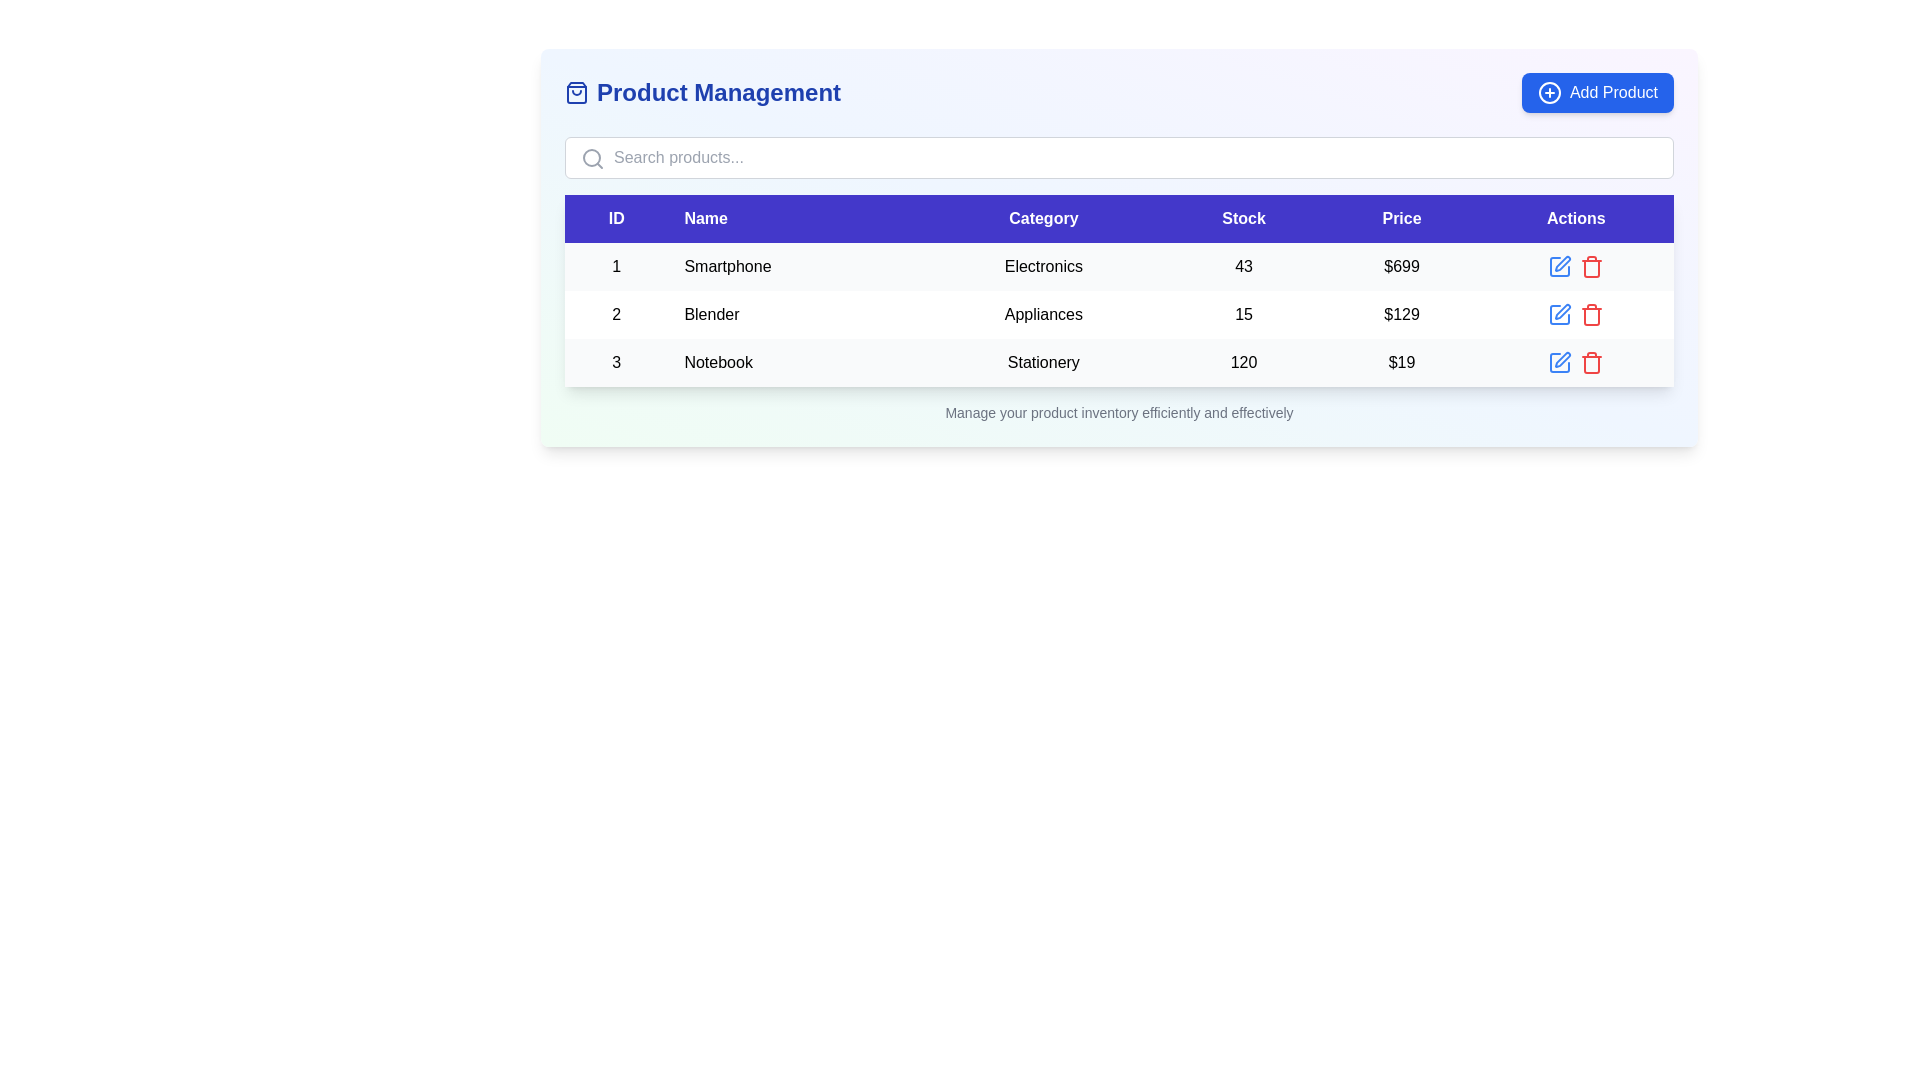 This screenshot has height=1080, width=1920. I want to click on the edit icon in the actions column of the third row in the table, so click(1575, 362).